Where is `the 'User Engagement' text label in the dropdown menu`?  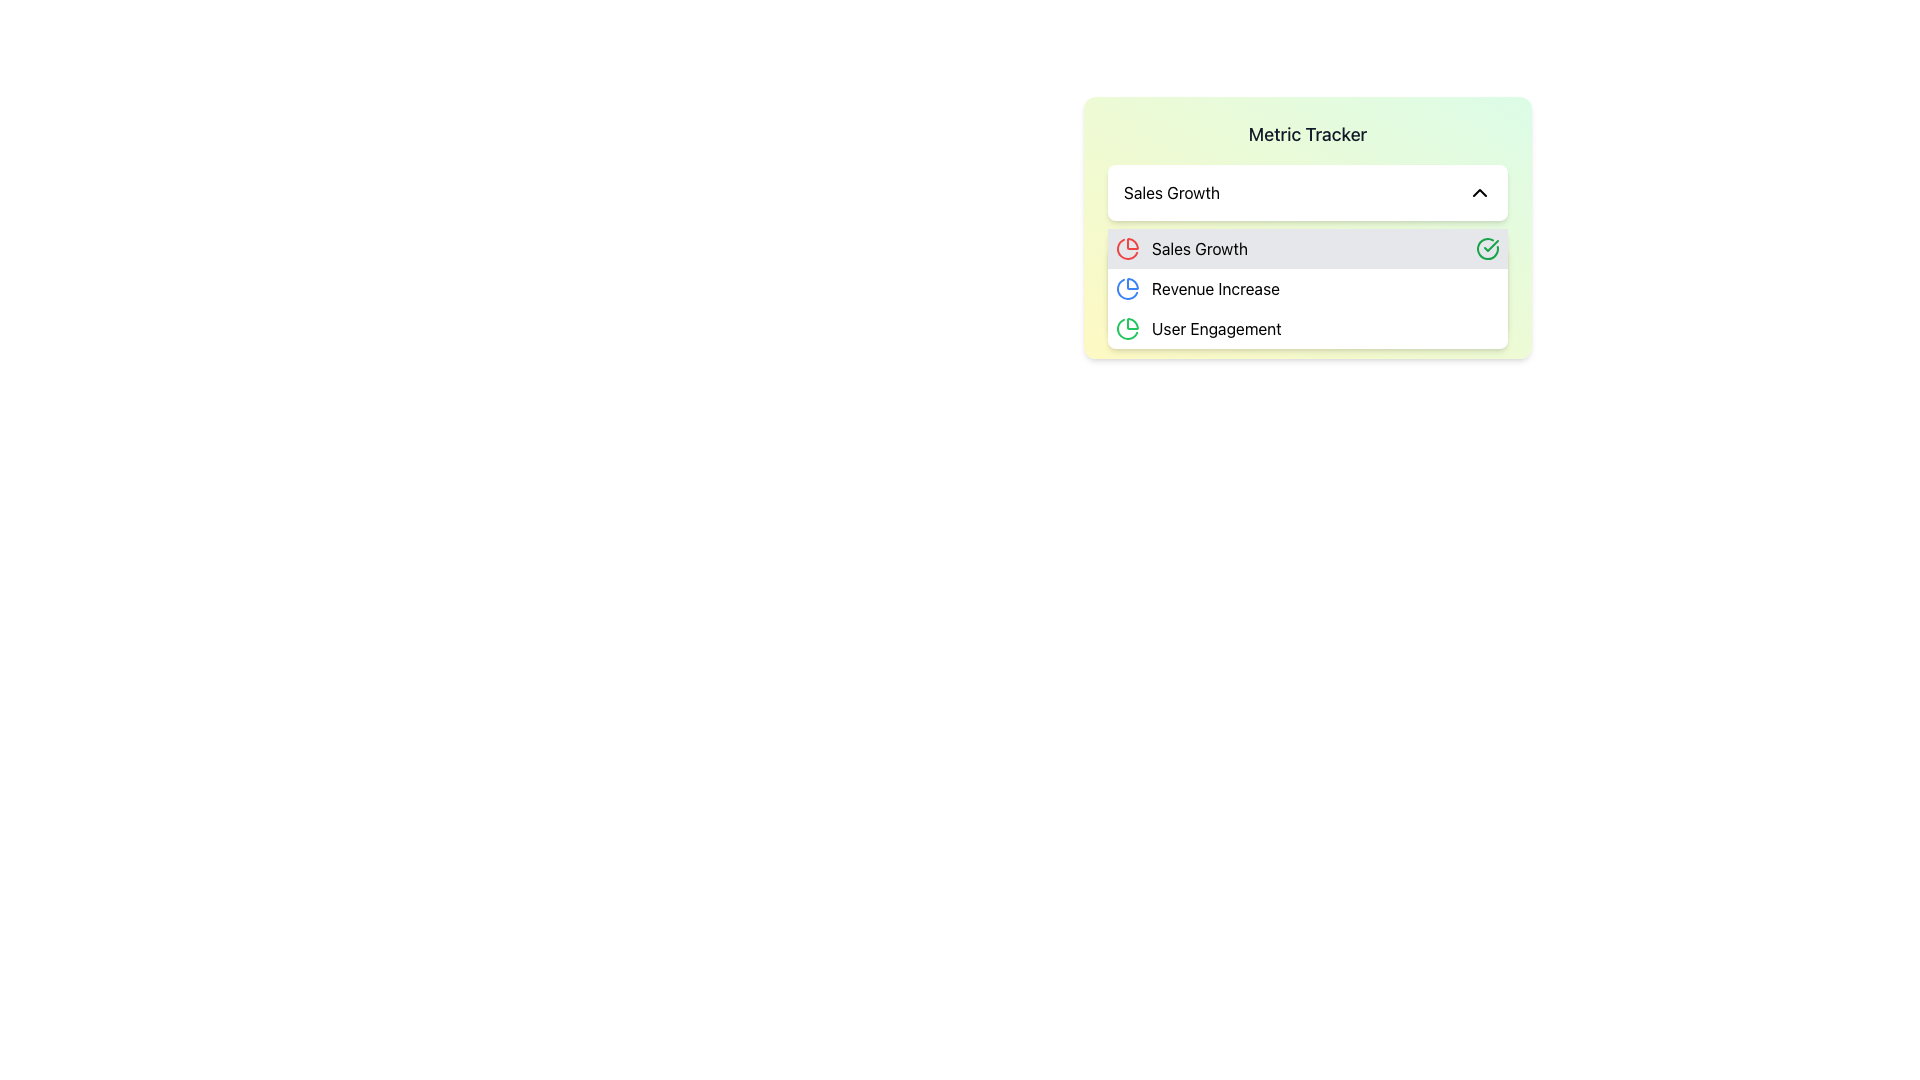
the 'User Engagement' text label in the dropdown menu is located at coordinates (1215, 327).